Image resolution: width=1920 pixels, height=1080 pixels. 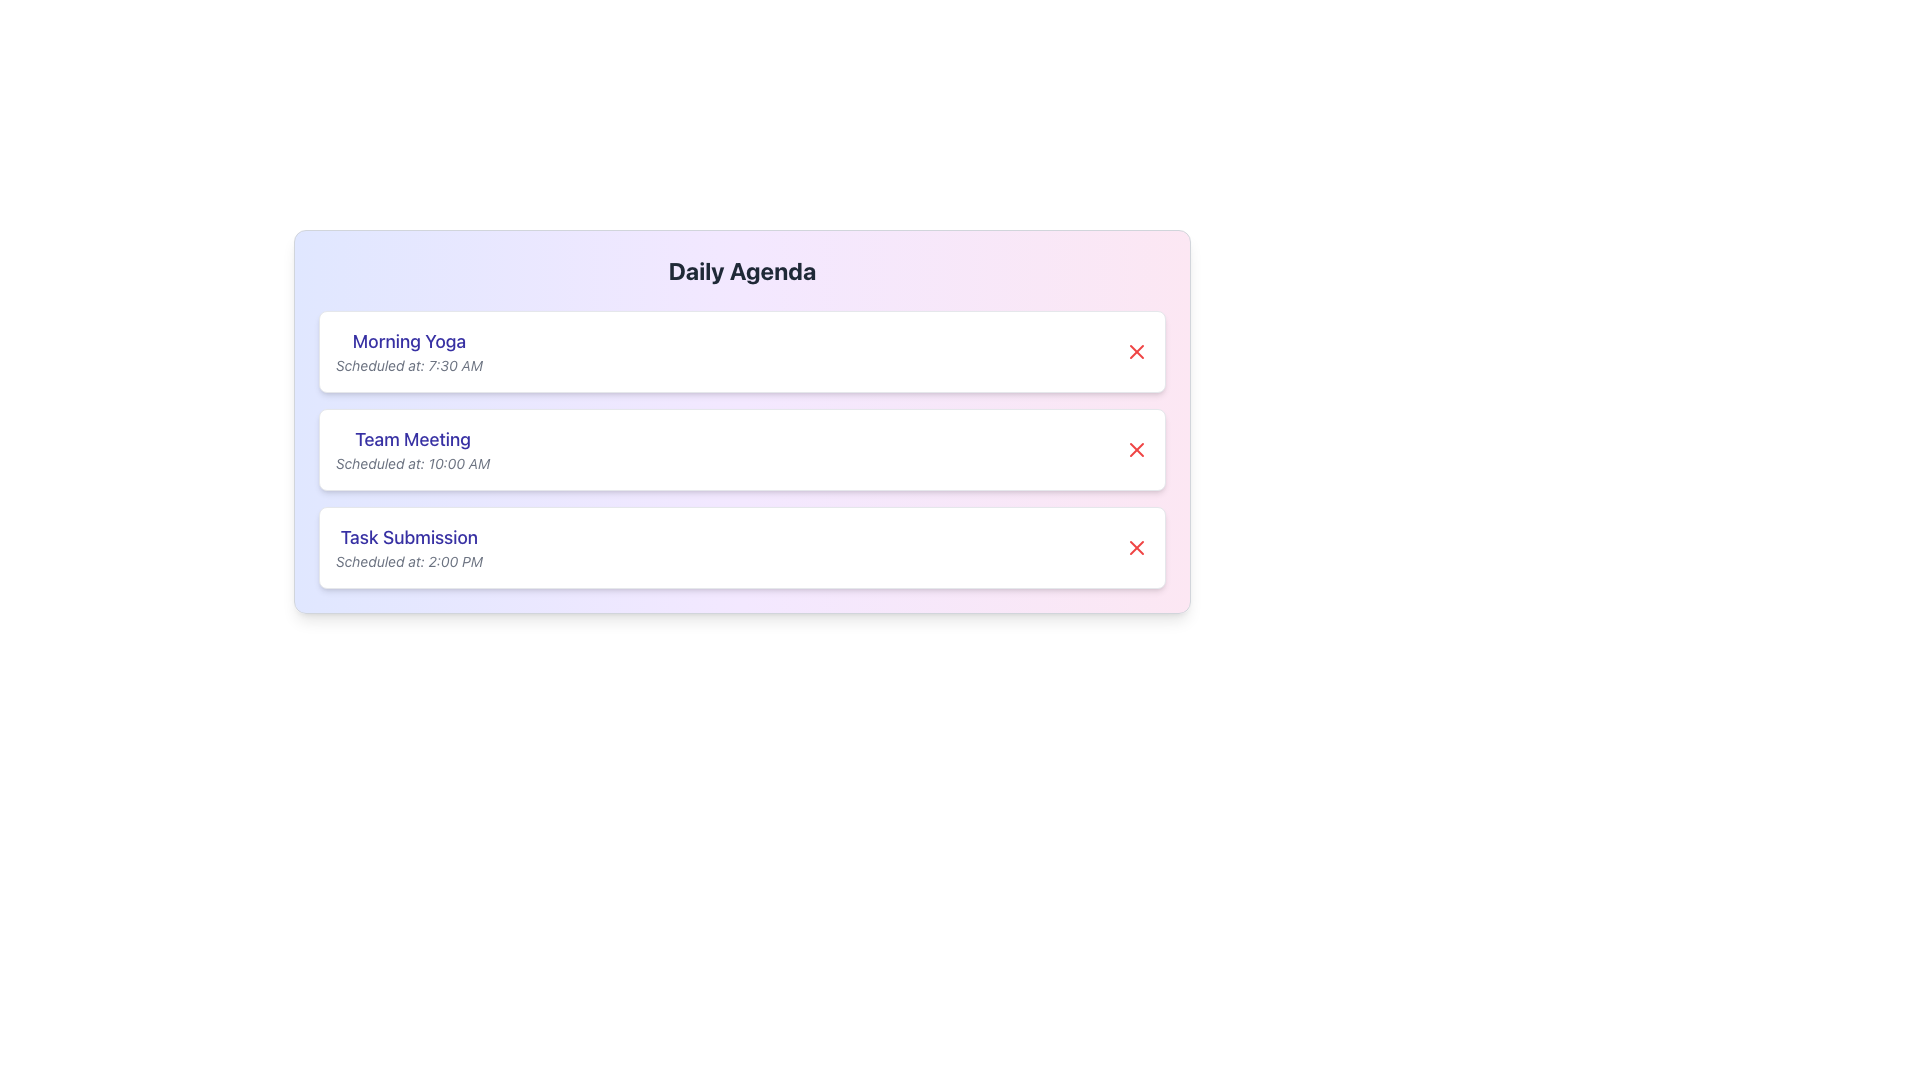 I want to click on the text label element that serves as the title for the 'Morning Yoga' scheduled event, located in the first card of the vertical list, so click(x=408, y=341).